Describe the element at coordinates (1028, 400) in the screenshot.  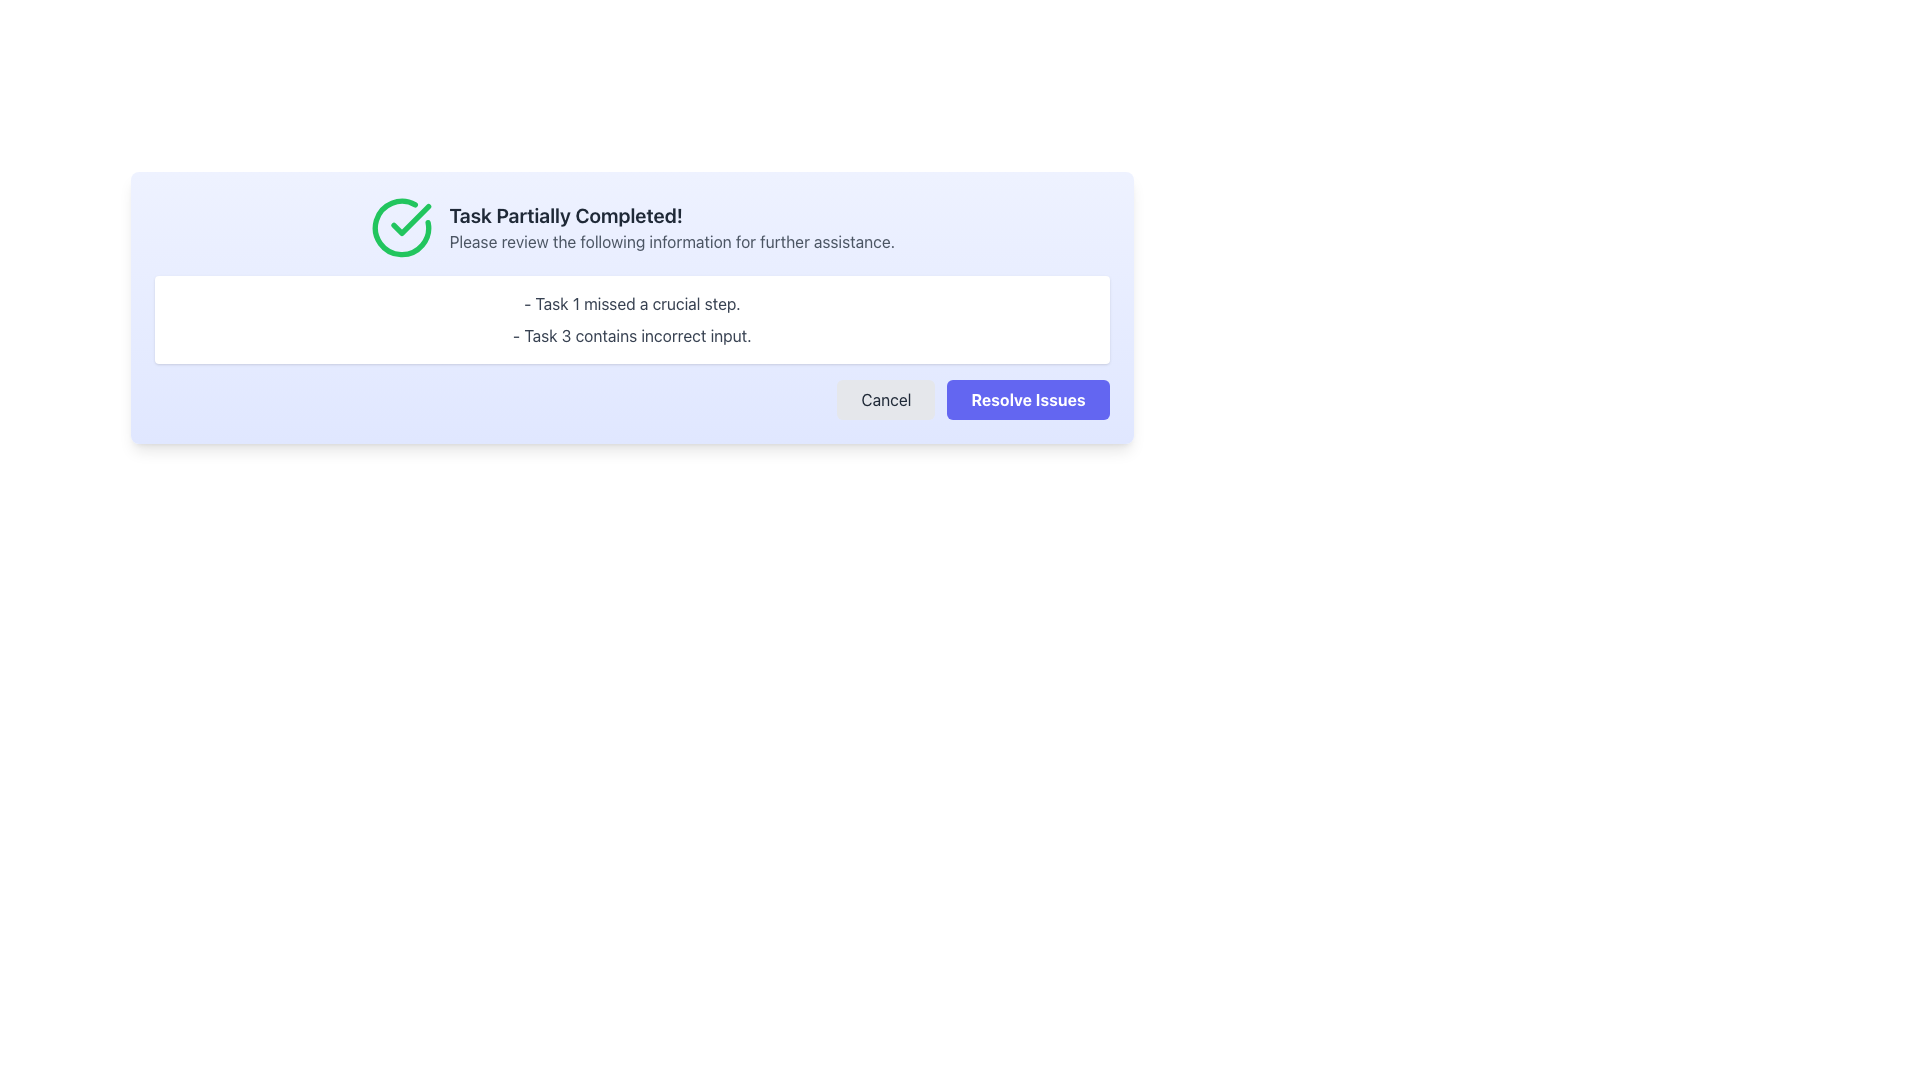
I see `the 'Resolve Issues' button with a purple background and white bold text for keyboard navigation` at that location.